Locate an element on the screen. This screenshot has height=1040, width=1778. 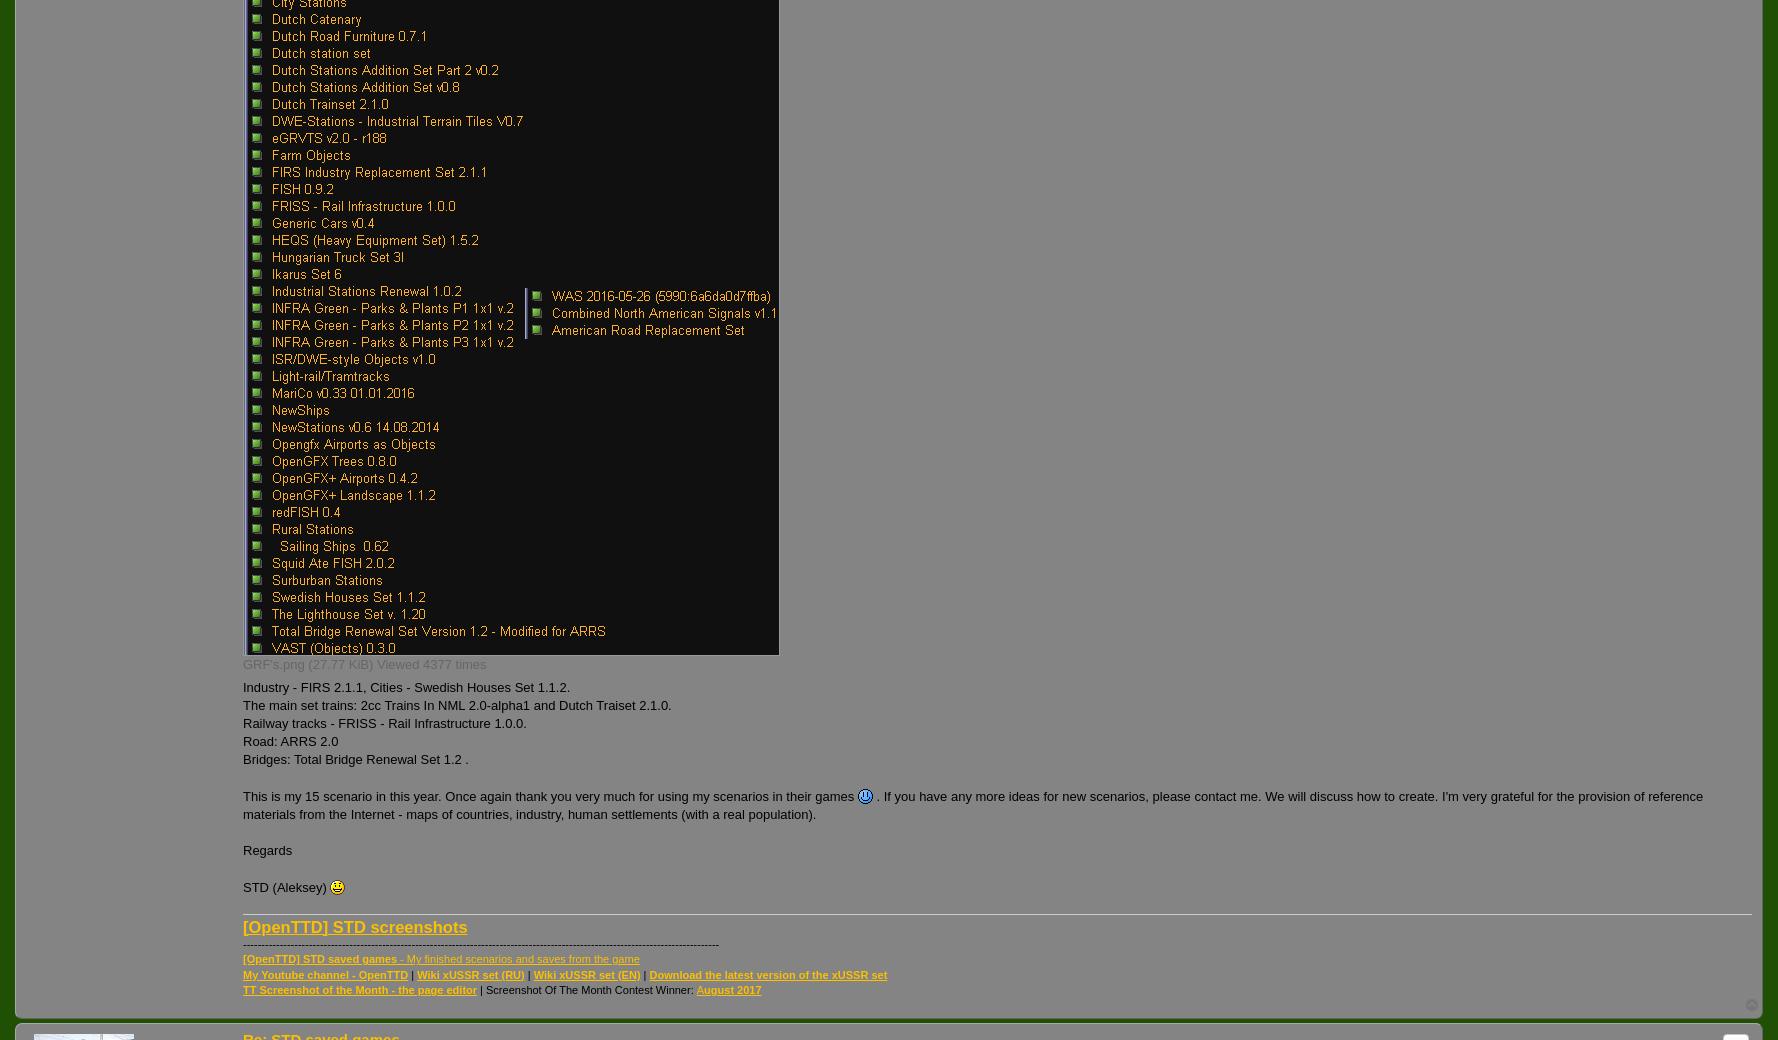
'STD (Aleksey)' is located at coordinates (286, 885).